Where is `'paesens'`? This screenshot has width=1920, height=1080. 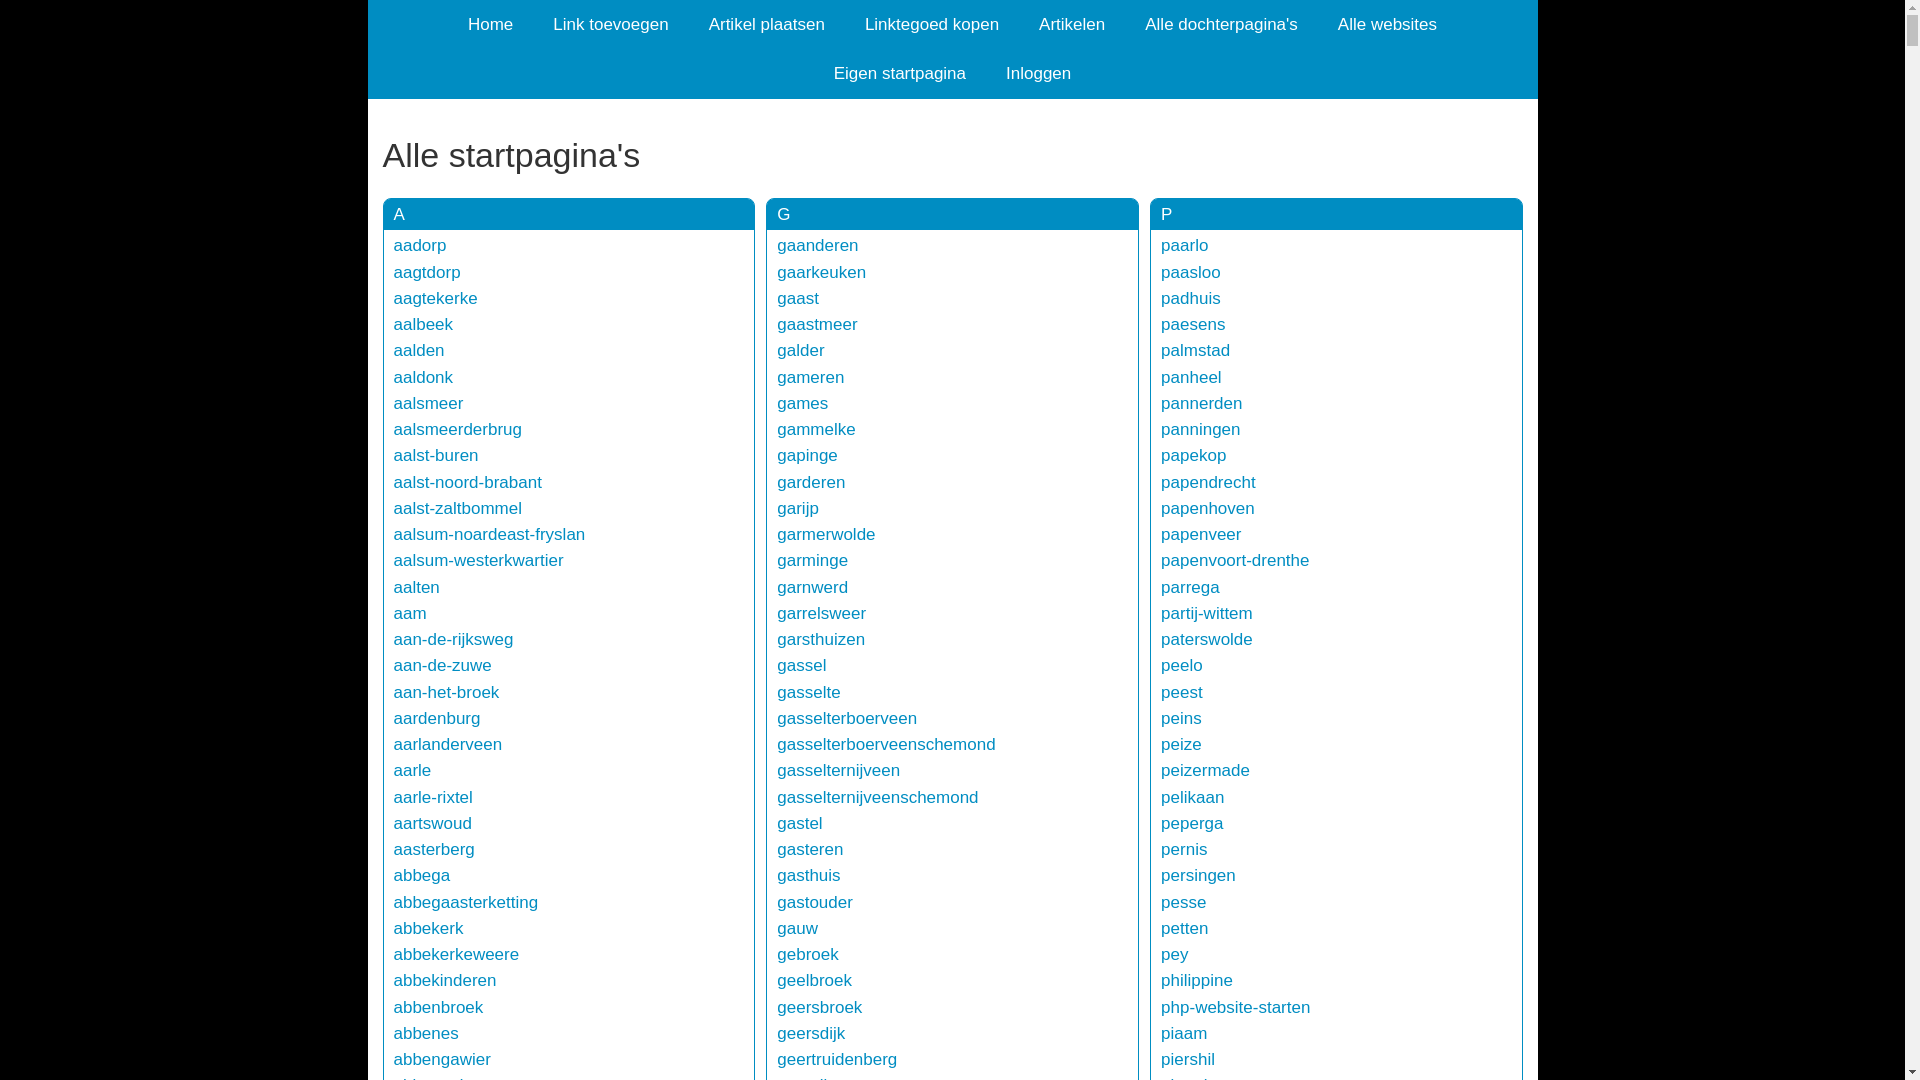 'paesens' is located at coordinates (1193, 323).